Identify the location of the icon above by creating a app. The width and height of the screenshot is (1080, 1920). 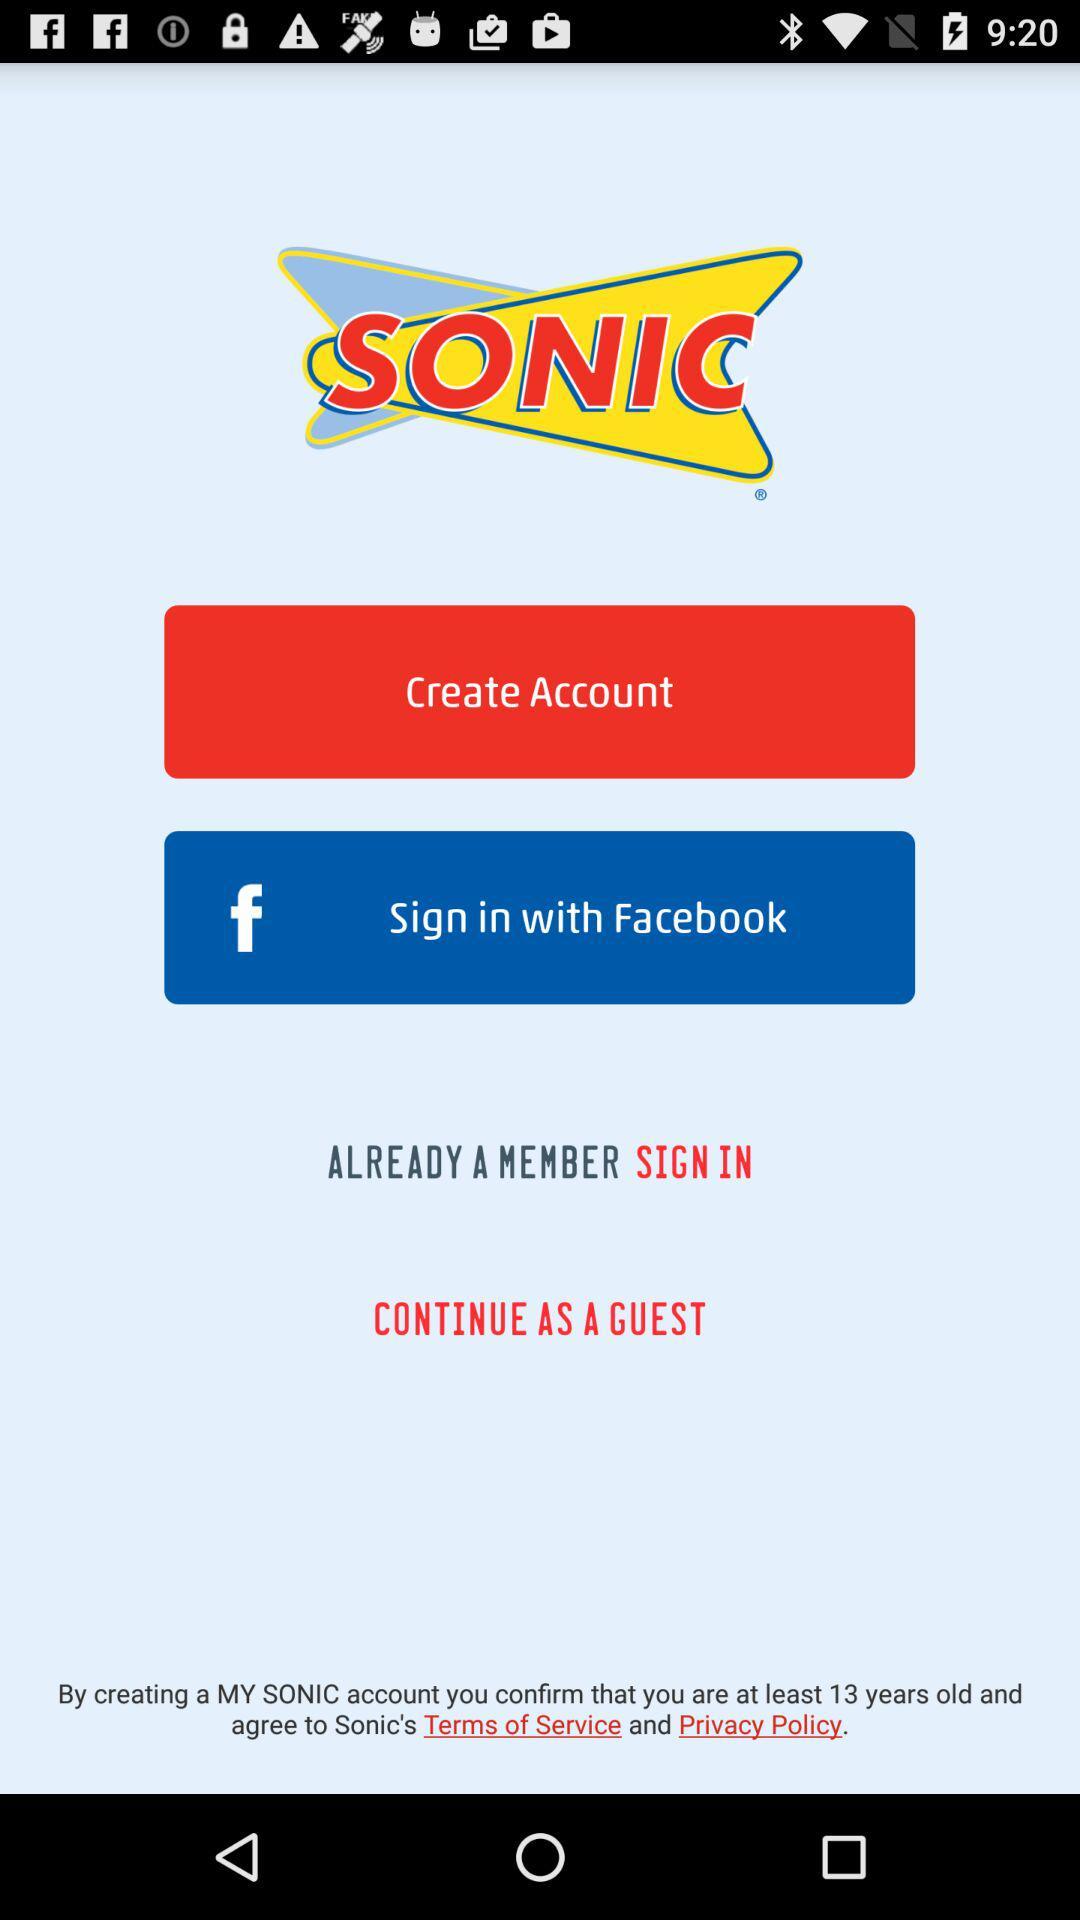
(538, 1318).